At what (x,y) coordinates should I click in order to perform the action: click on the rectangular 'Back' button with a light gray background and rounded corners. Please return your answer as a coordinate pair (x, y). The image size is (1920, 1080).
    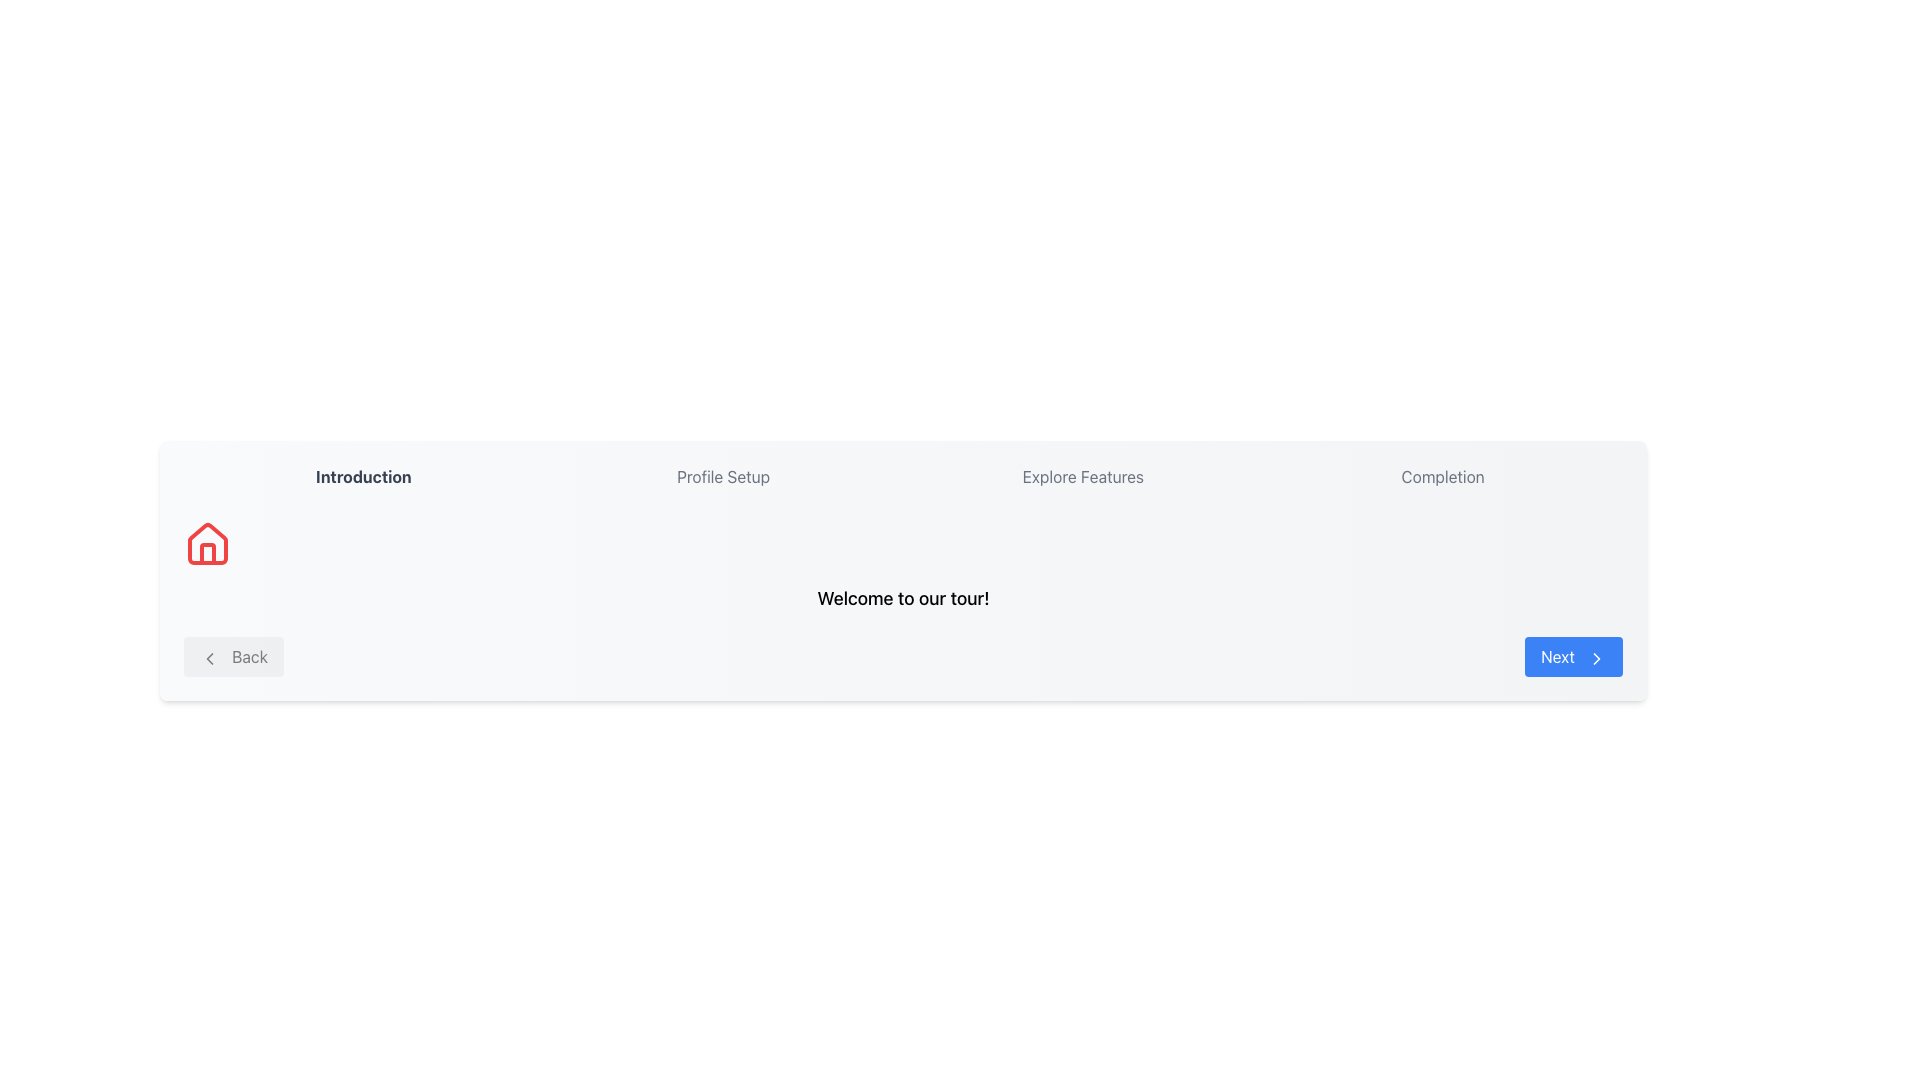
    Looking at the image, I should click on (234, 656).